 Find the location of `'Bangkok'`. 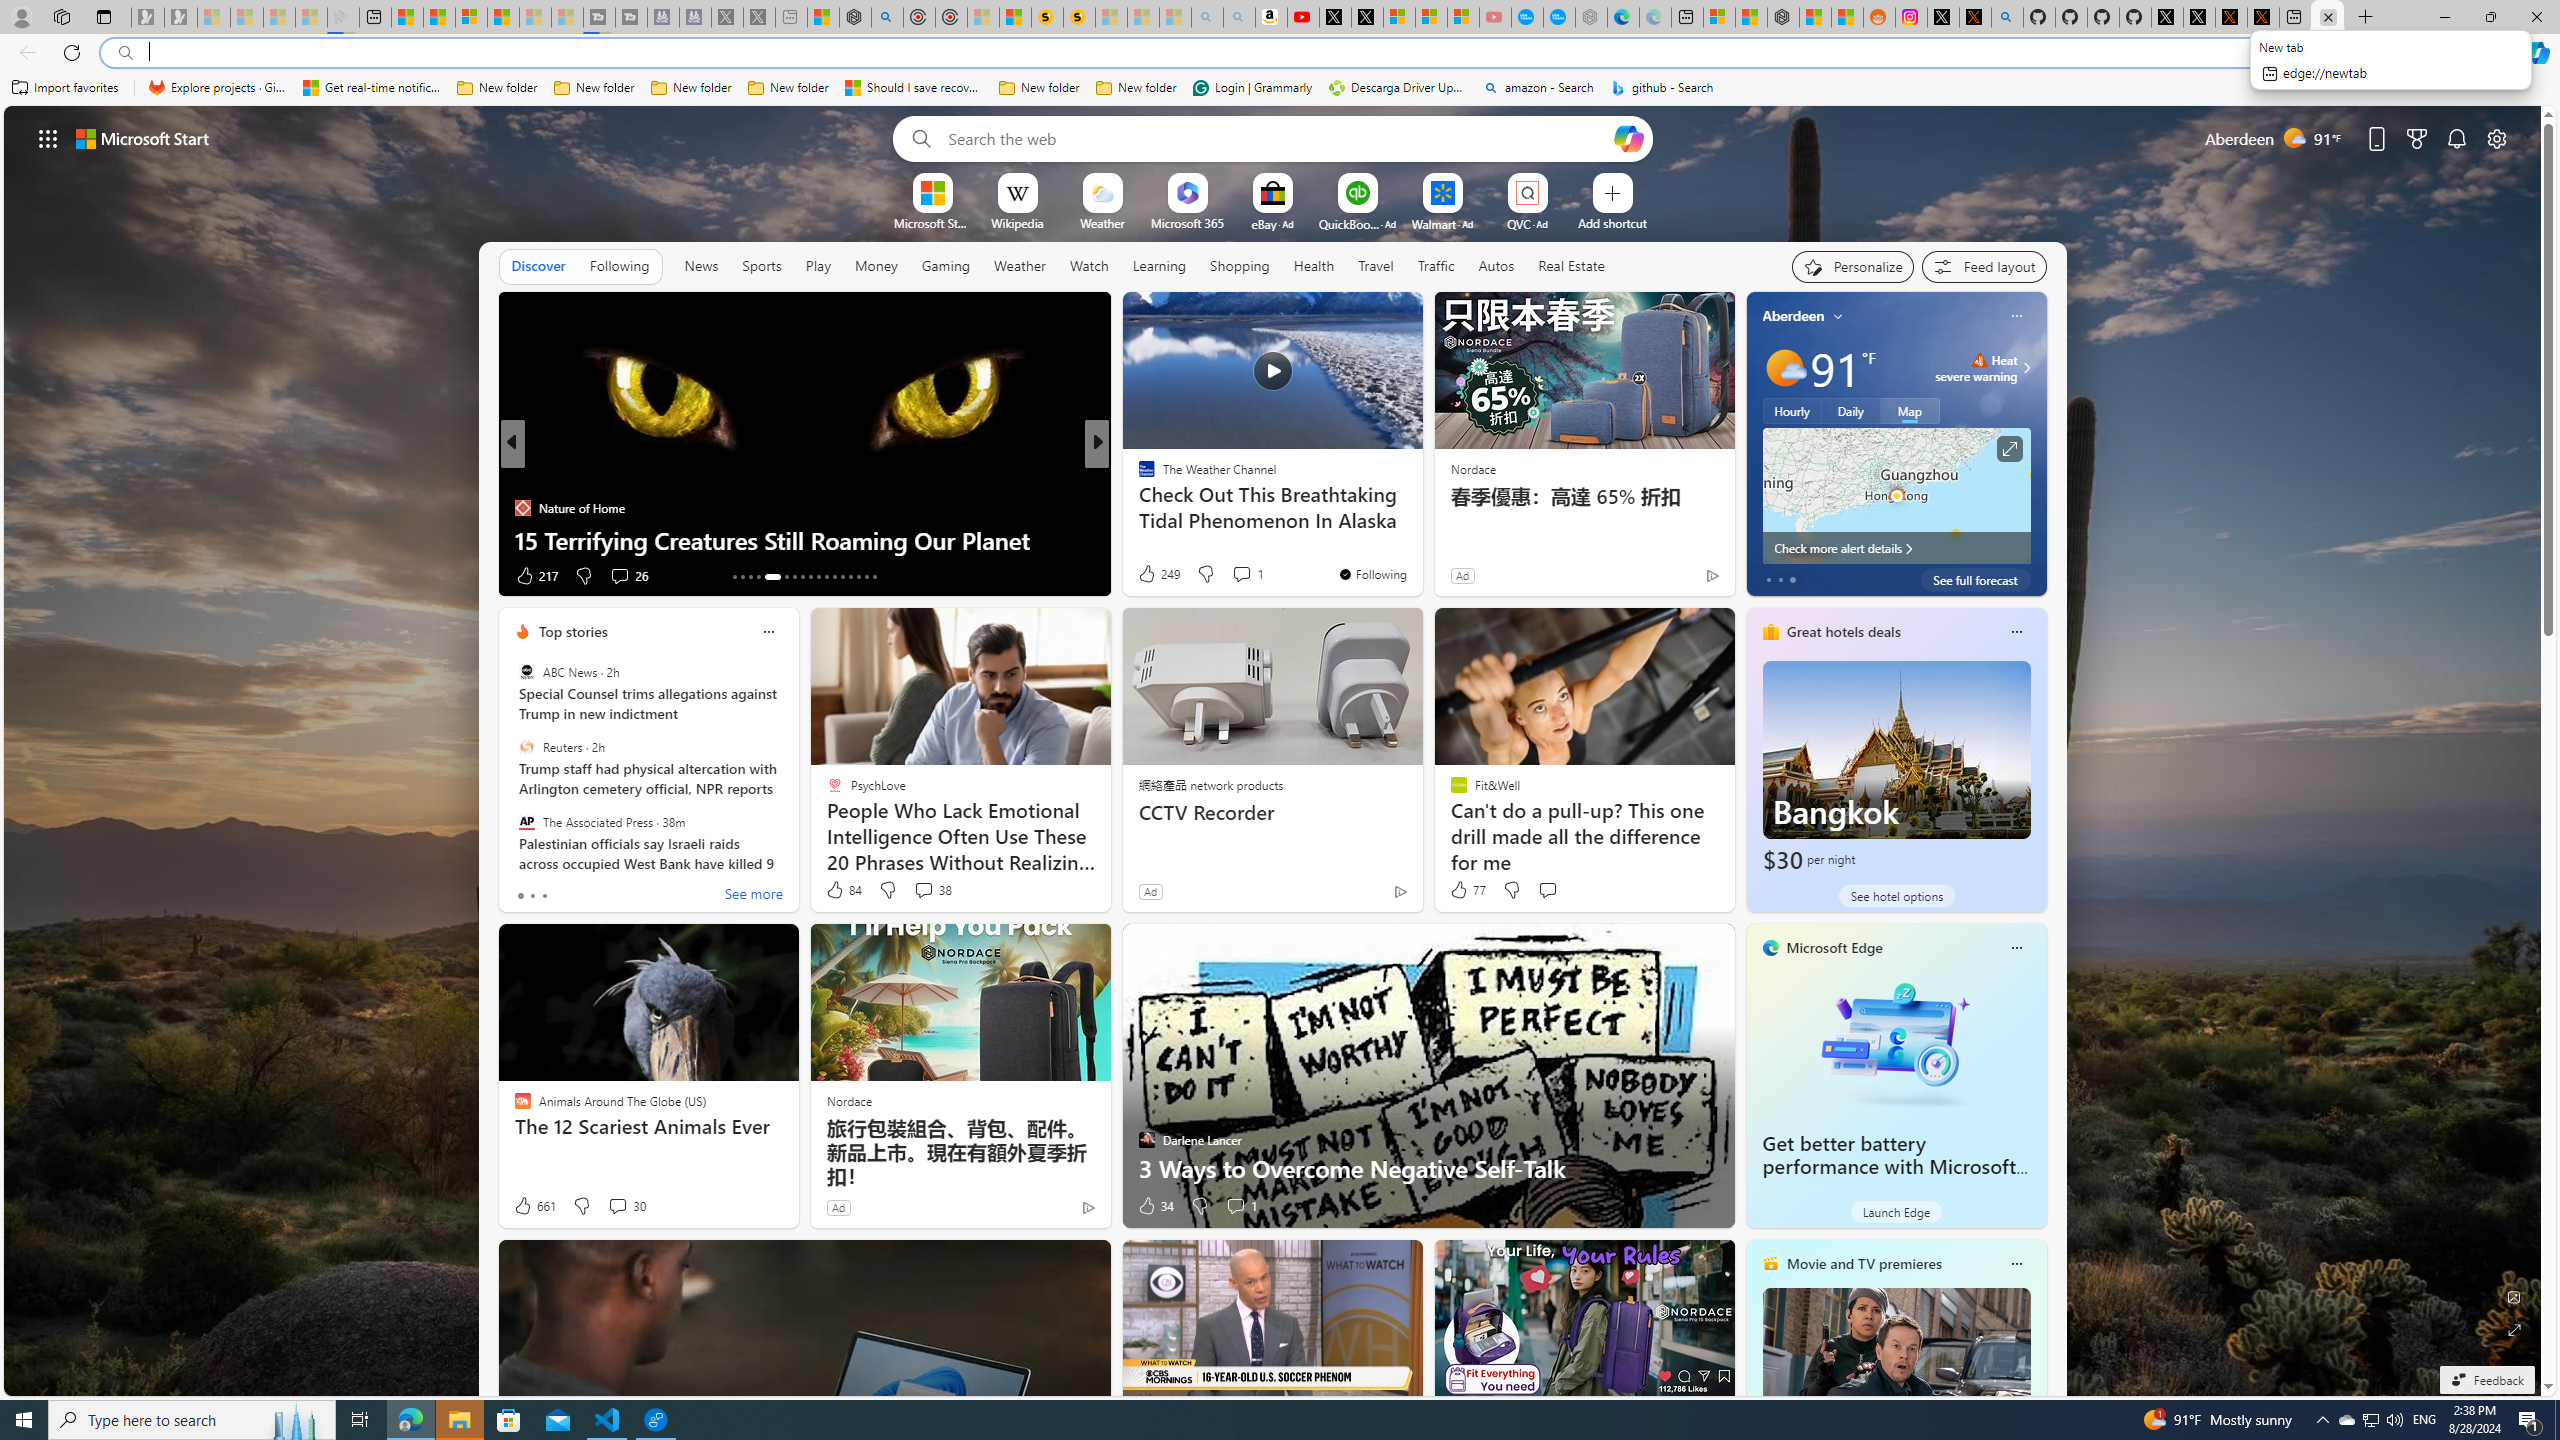

'Bangkok' is located at coordinates (1895, 767).